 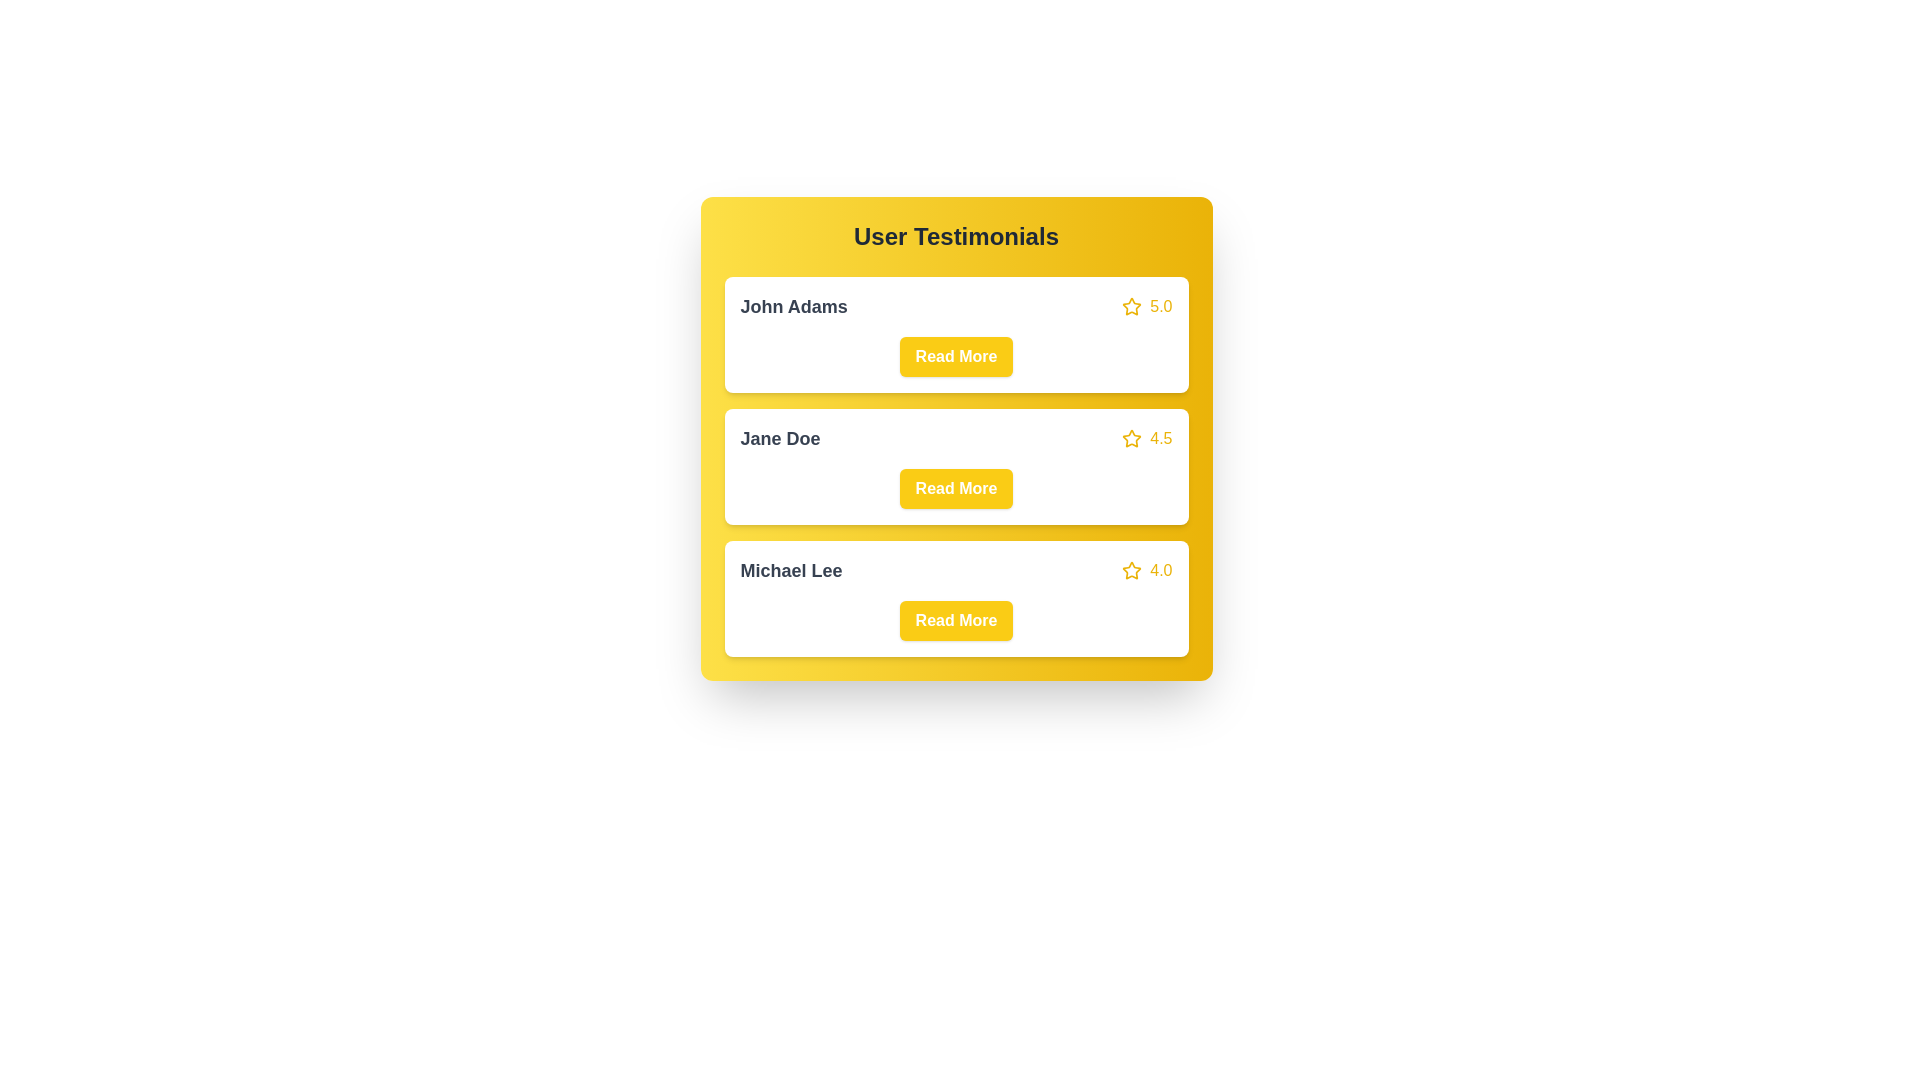 I want to click on the 'Read More' button for John Adams to expand or collapse the review, so click(x=955, y=356).